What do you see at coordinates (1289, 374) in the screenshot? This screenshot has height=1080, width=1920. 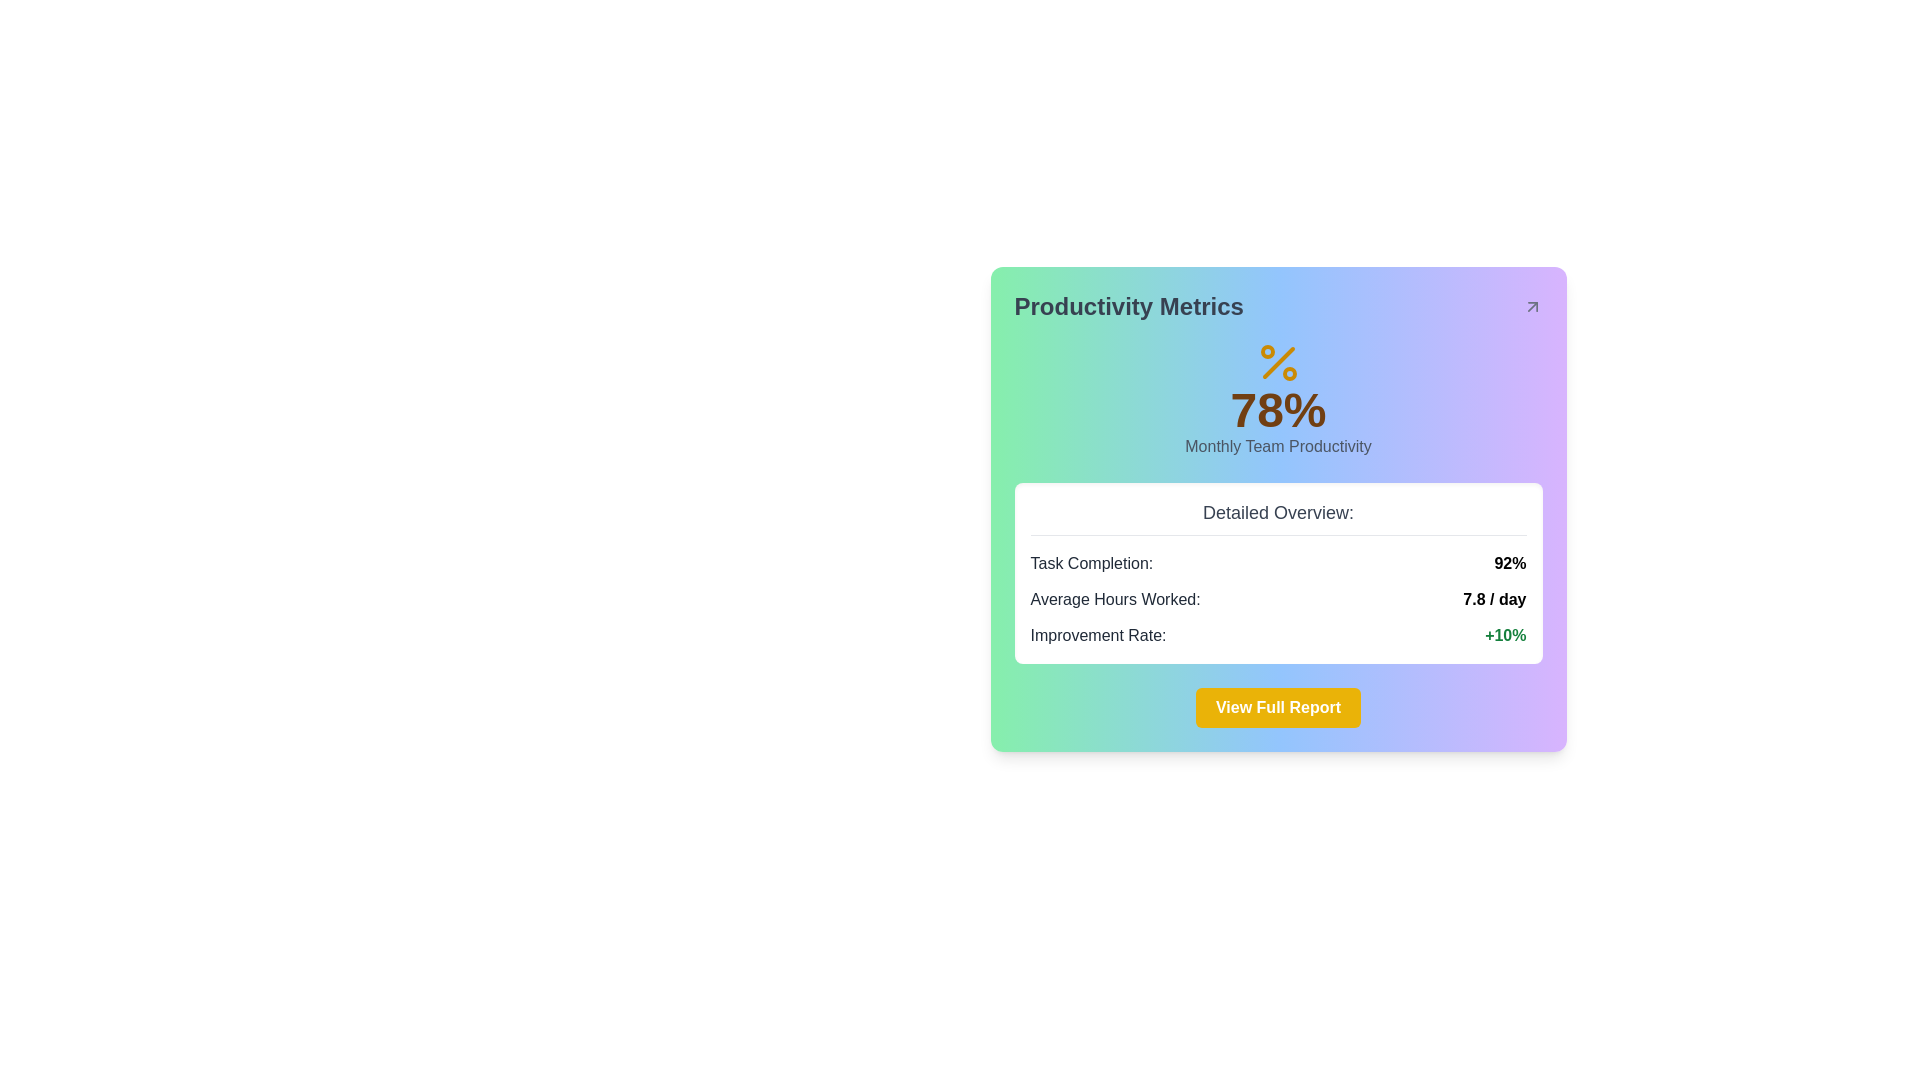 I see `the decorative icon segment (circle within a percent symbol) located in the middle-top of the card displaying productivity metrics, which is aligned below the diagonal line of the percent symbol` at bounding box center [1289, 374].